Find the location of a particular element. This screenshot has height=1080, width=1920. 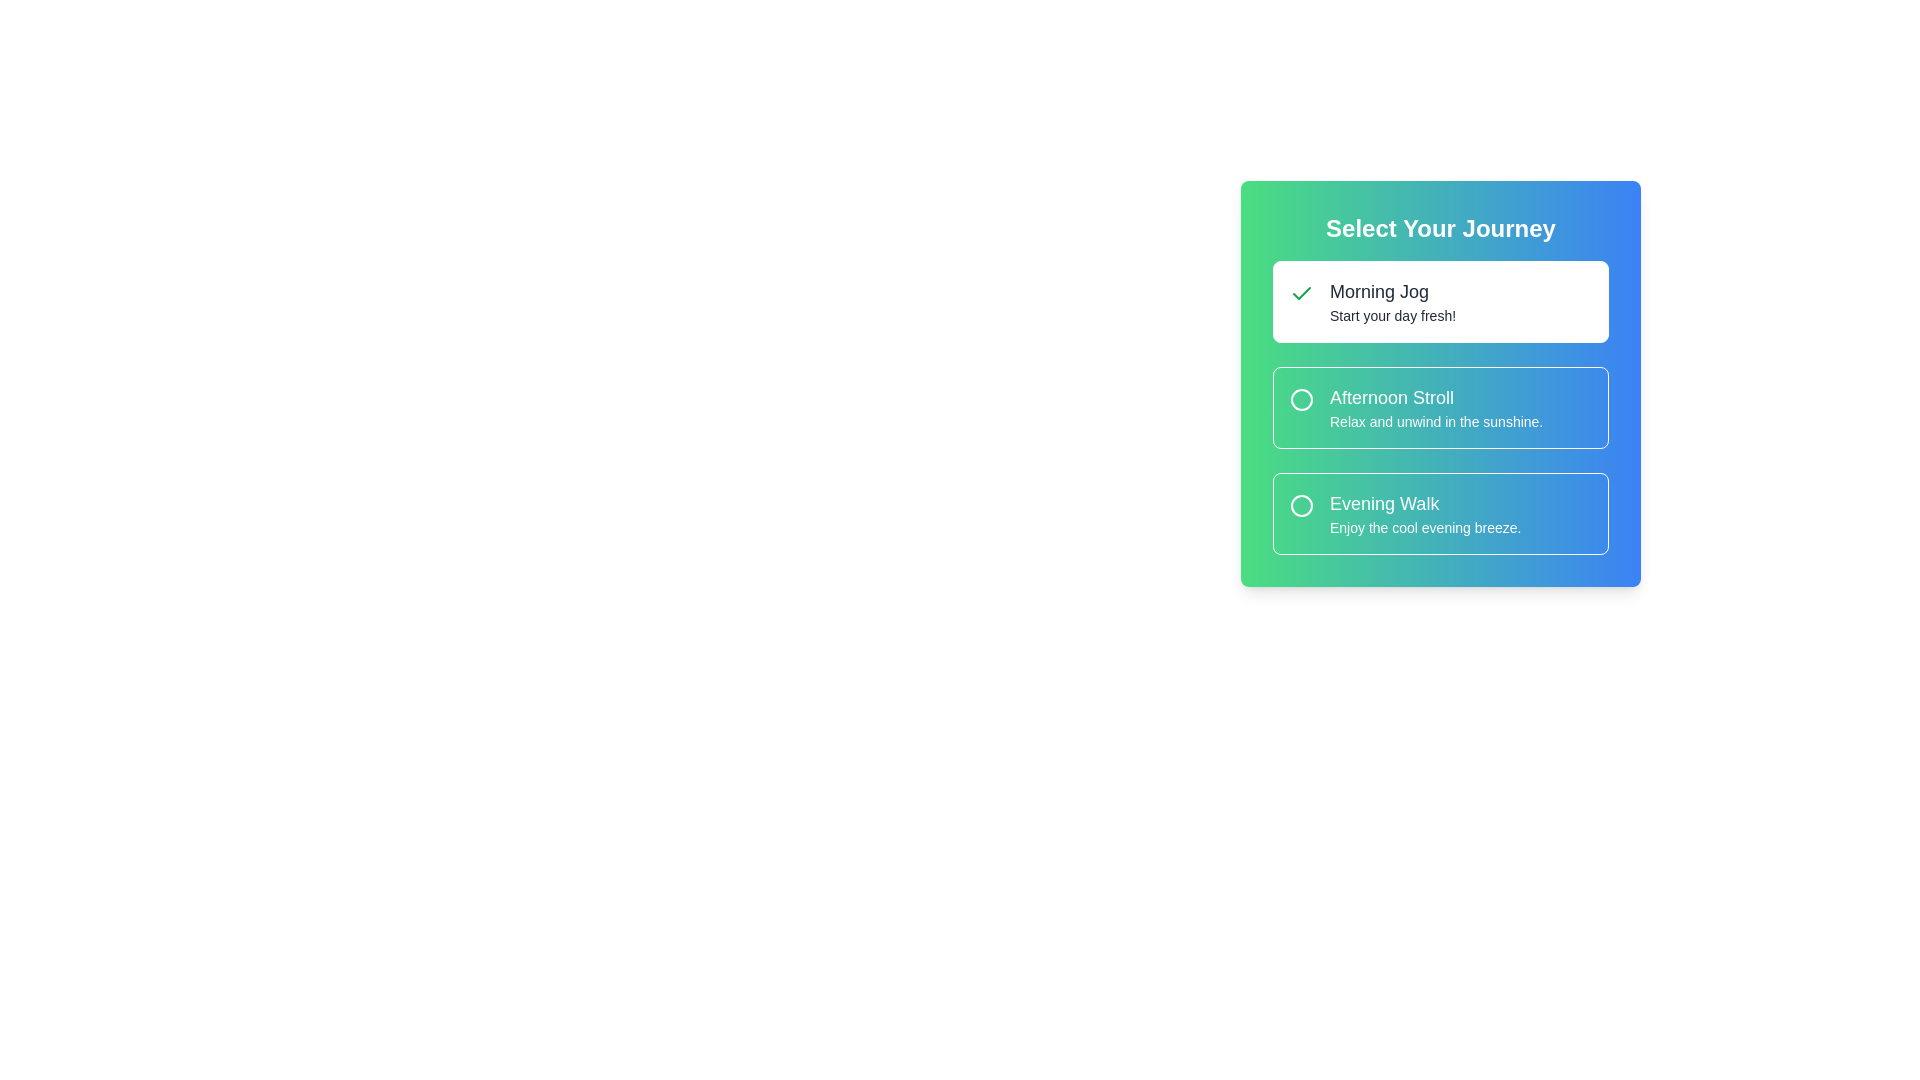

descriptive text label that provides additional information about the 'Morning Jog' option, located below it in the green and blue gradient card layout labeled 'Select Your Journey' is located at coordinates (1391, 315).